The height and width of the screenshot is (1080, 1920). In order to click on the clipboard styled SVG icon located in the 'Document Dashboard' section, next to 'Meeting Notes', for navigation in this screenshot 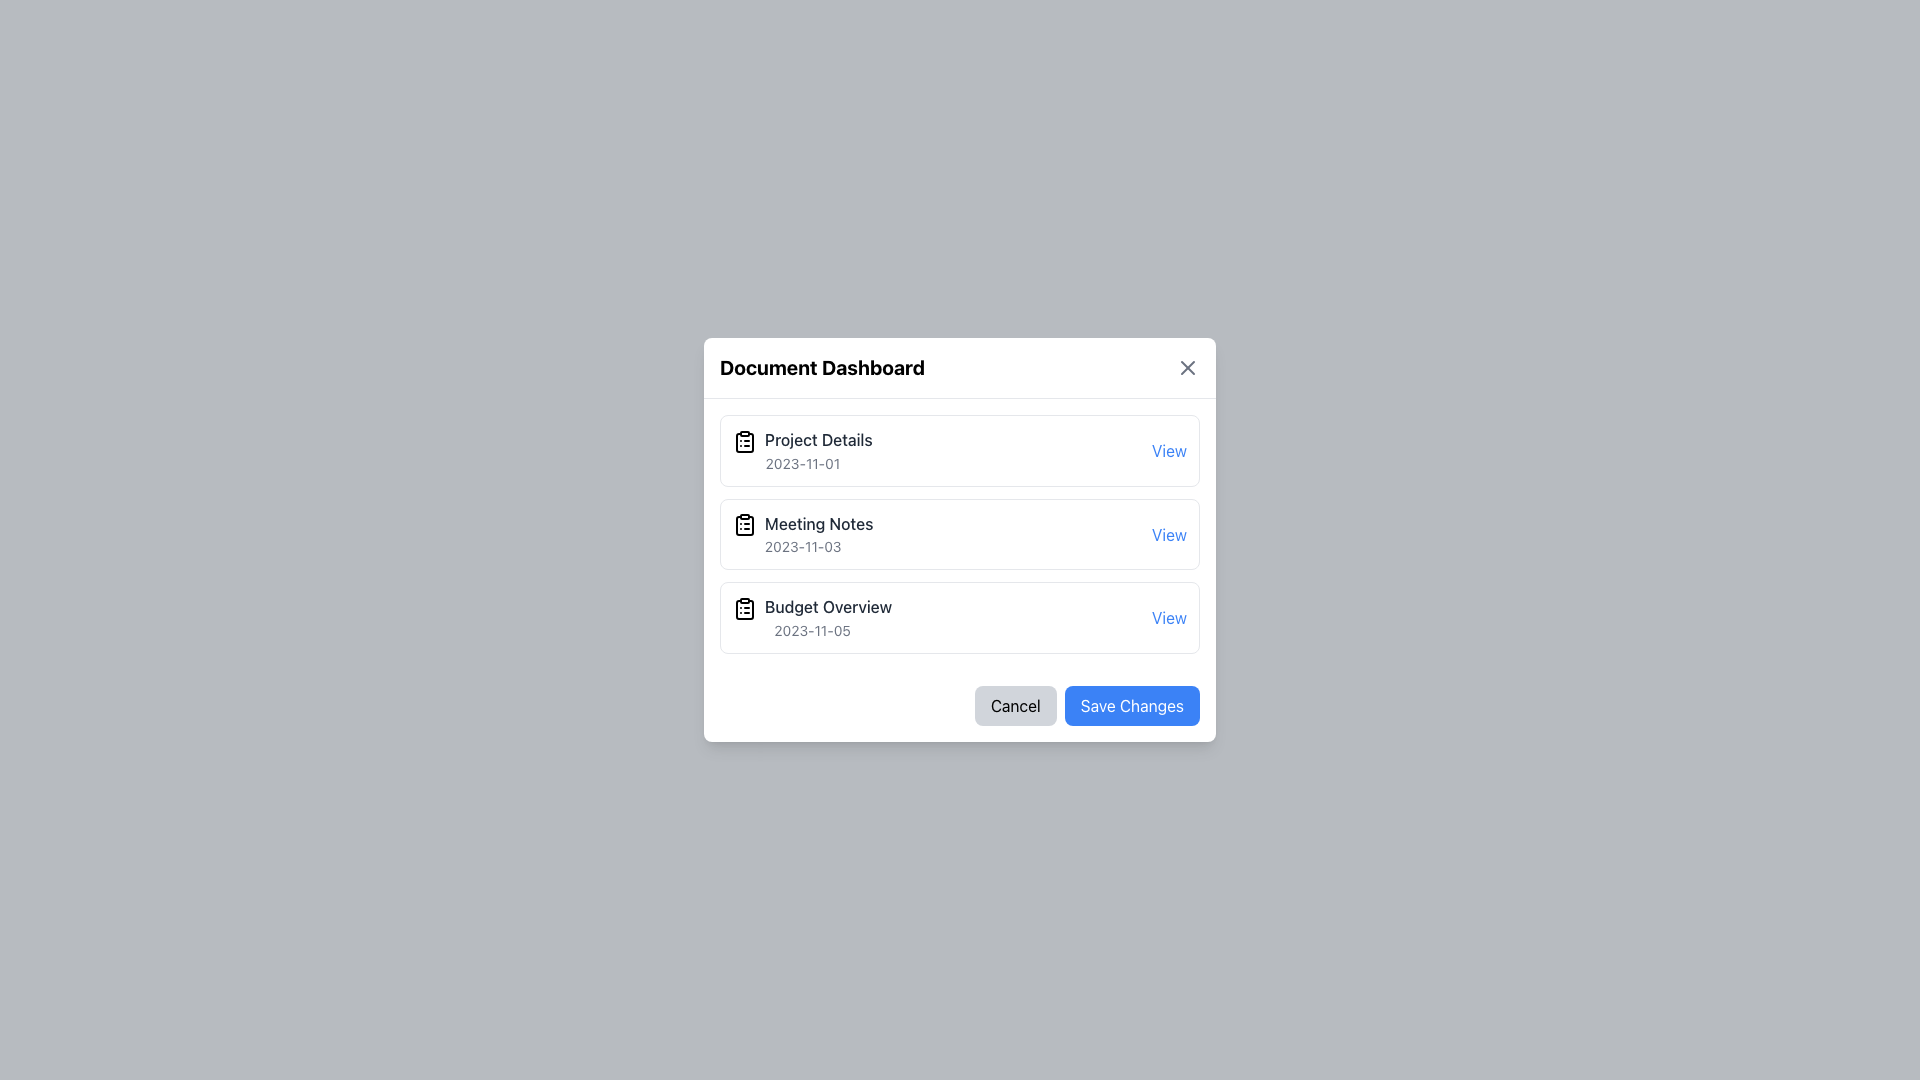, I will do `click(743, 524)`.